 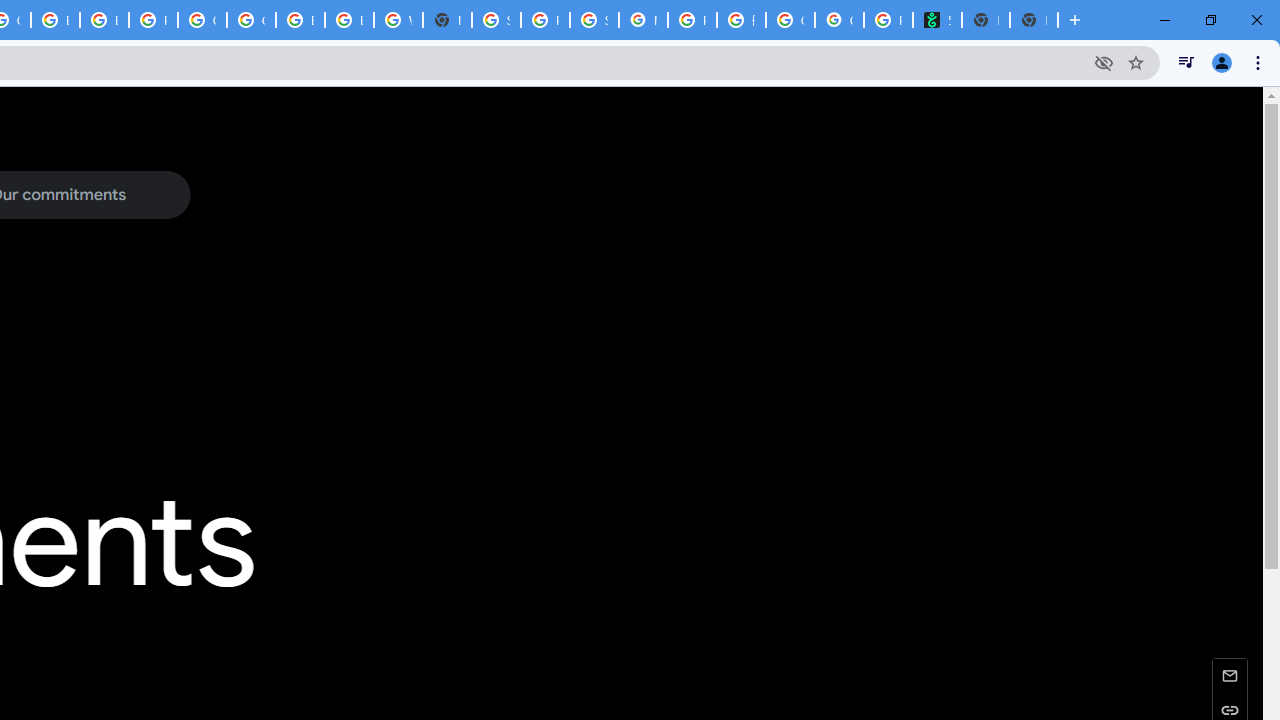 What do you see at coordinates (496, 20) in the screenshot?
I see `'Sign in - Google Accounts'` at bounding box center [496, 20].